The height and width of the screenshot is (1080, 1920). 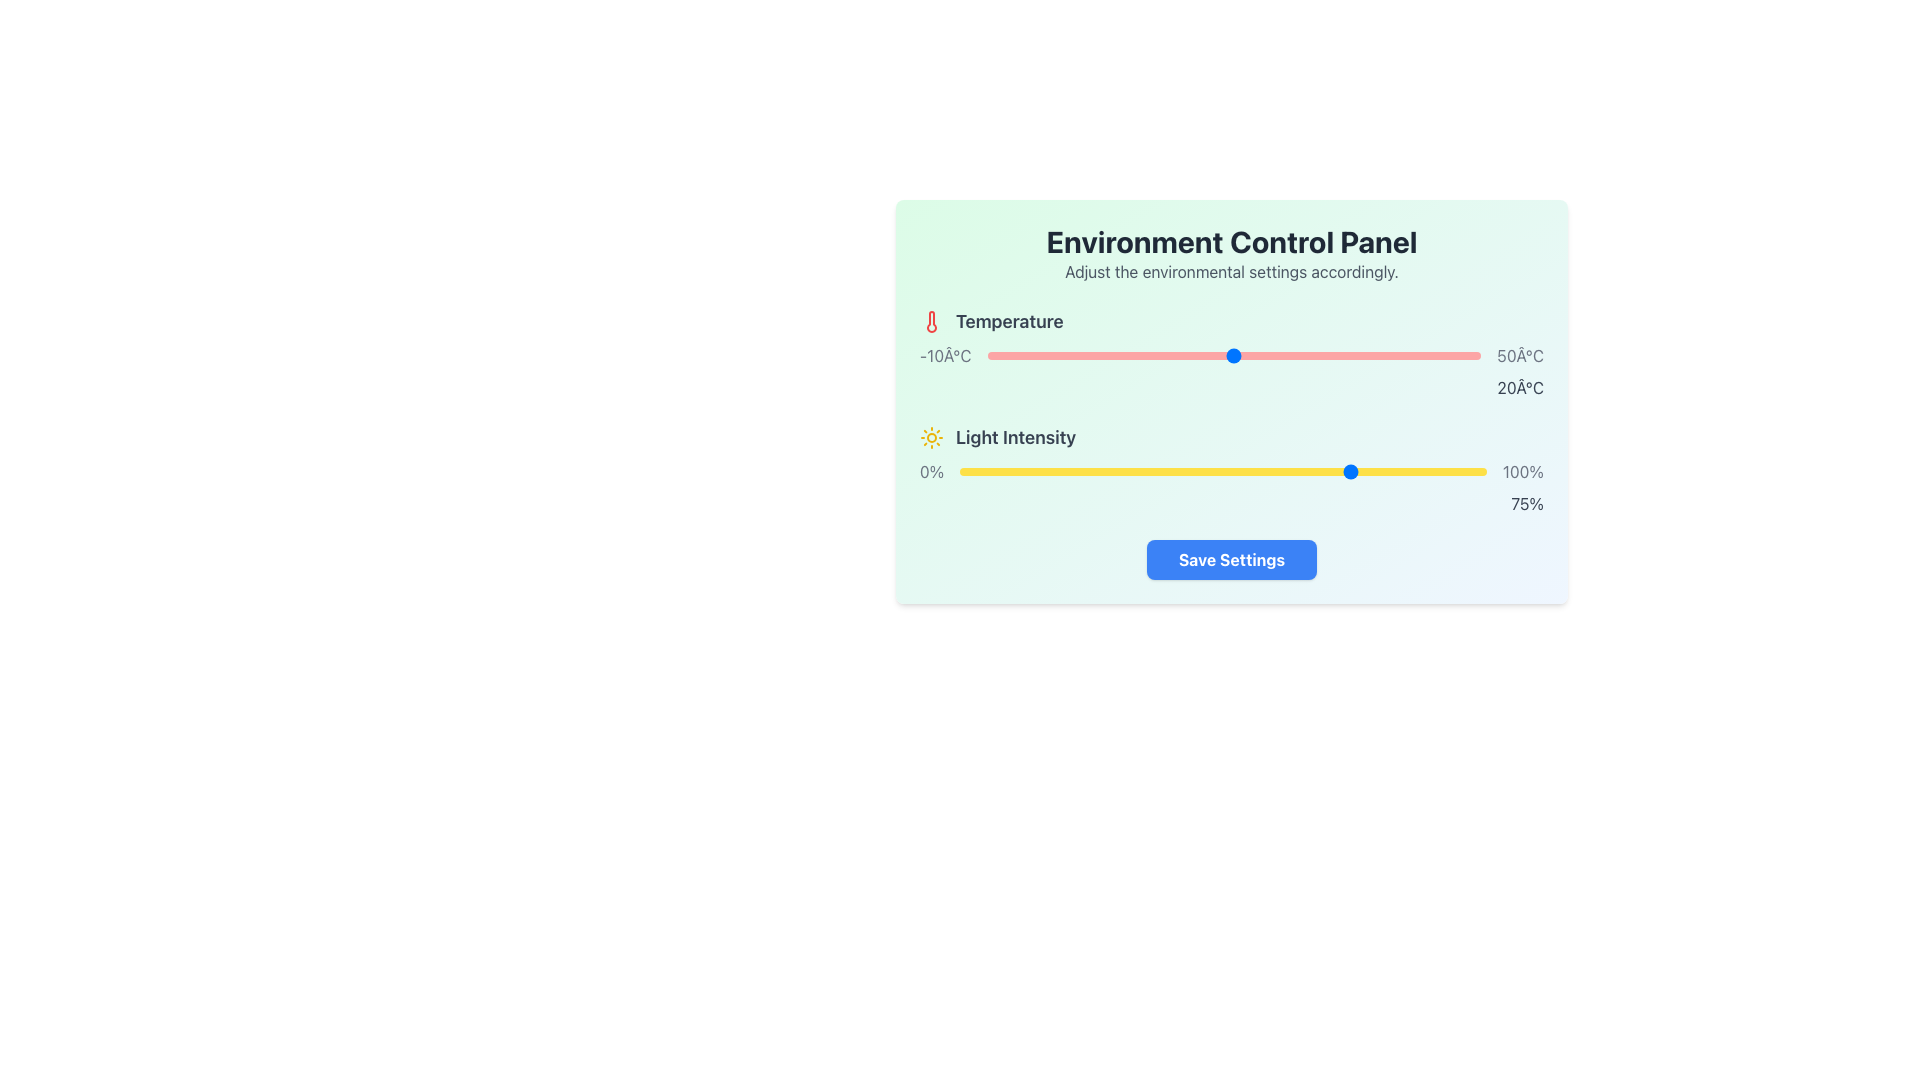 I want to click on temperature, so click(x=1127, y=354).